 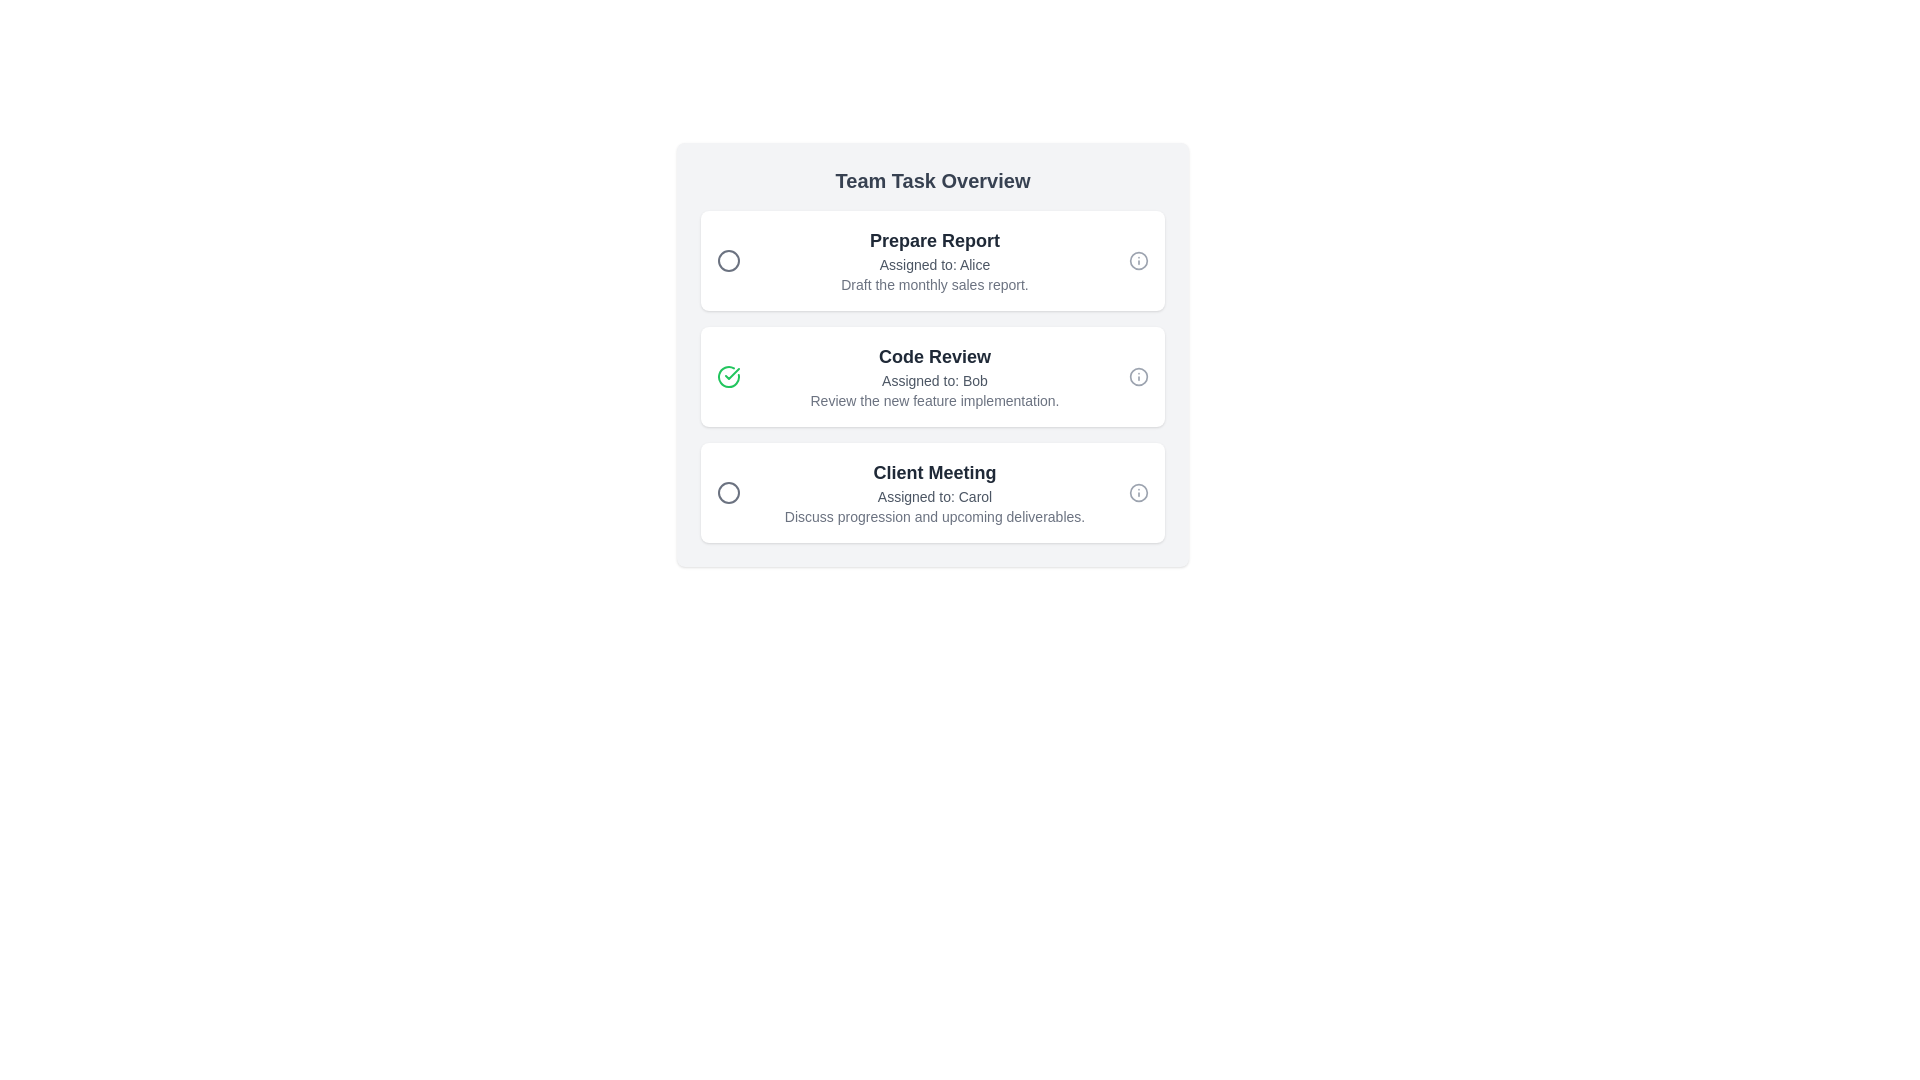 I want to click on the 'Prepare Report' text block element, so click(x=934, y=260).